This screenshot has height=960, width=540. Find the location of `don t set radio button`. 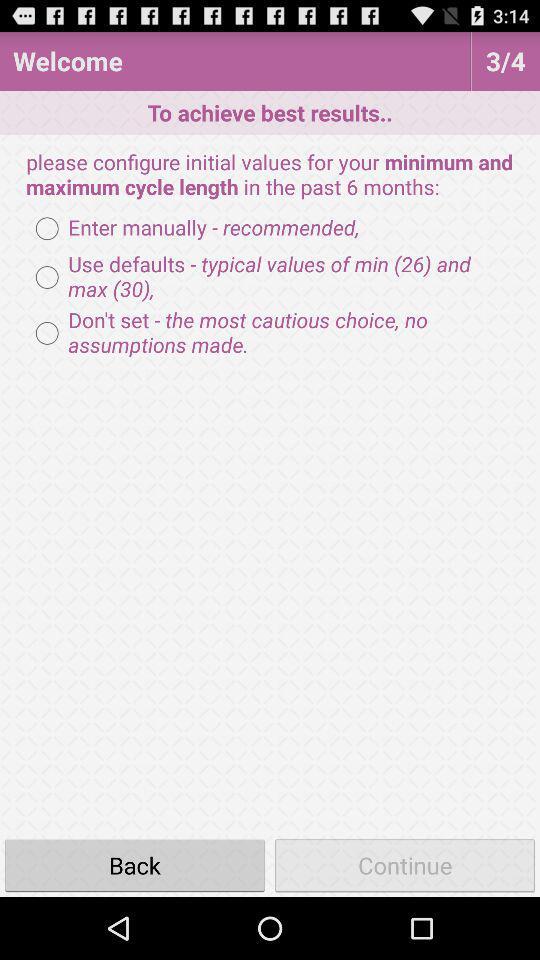

don t set radio button is located at coordinates (270, 333).